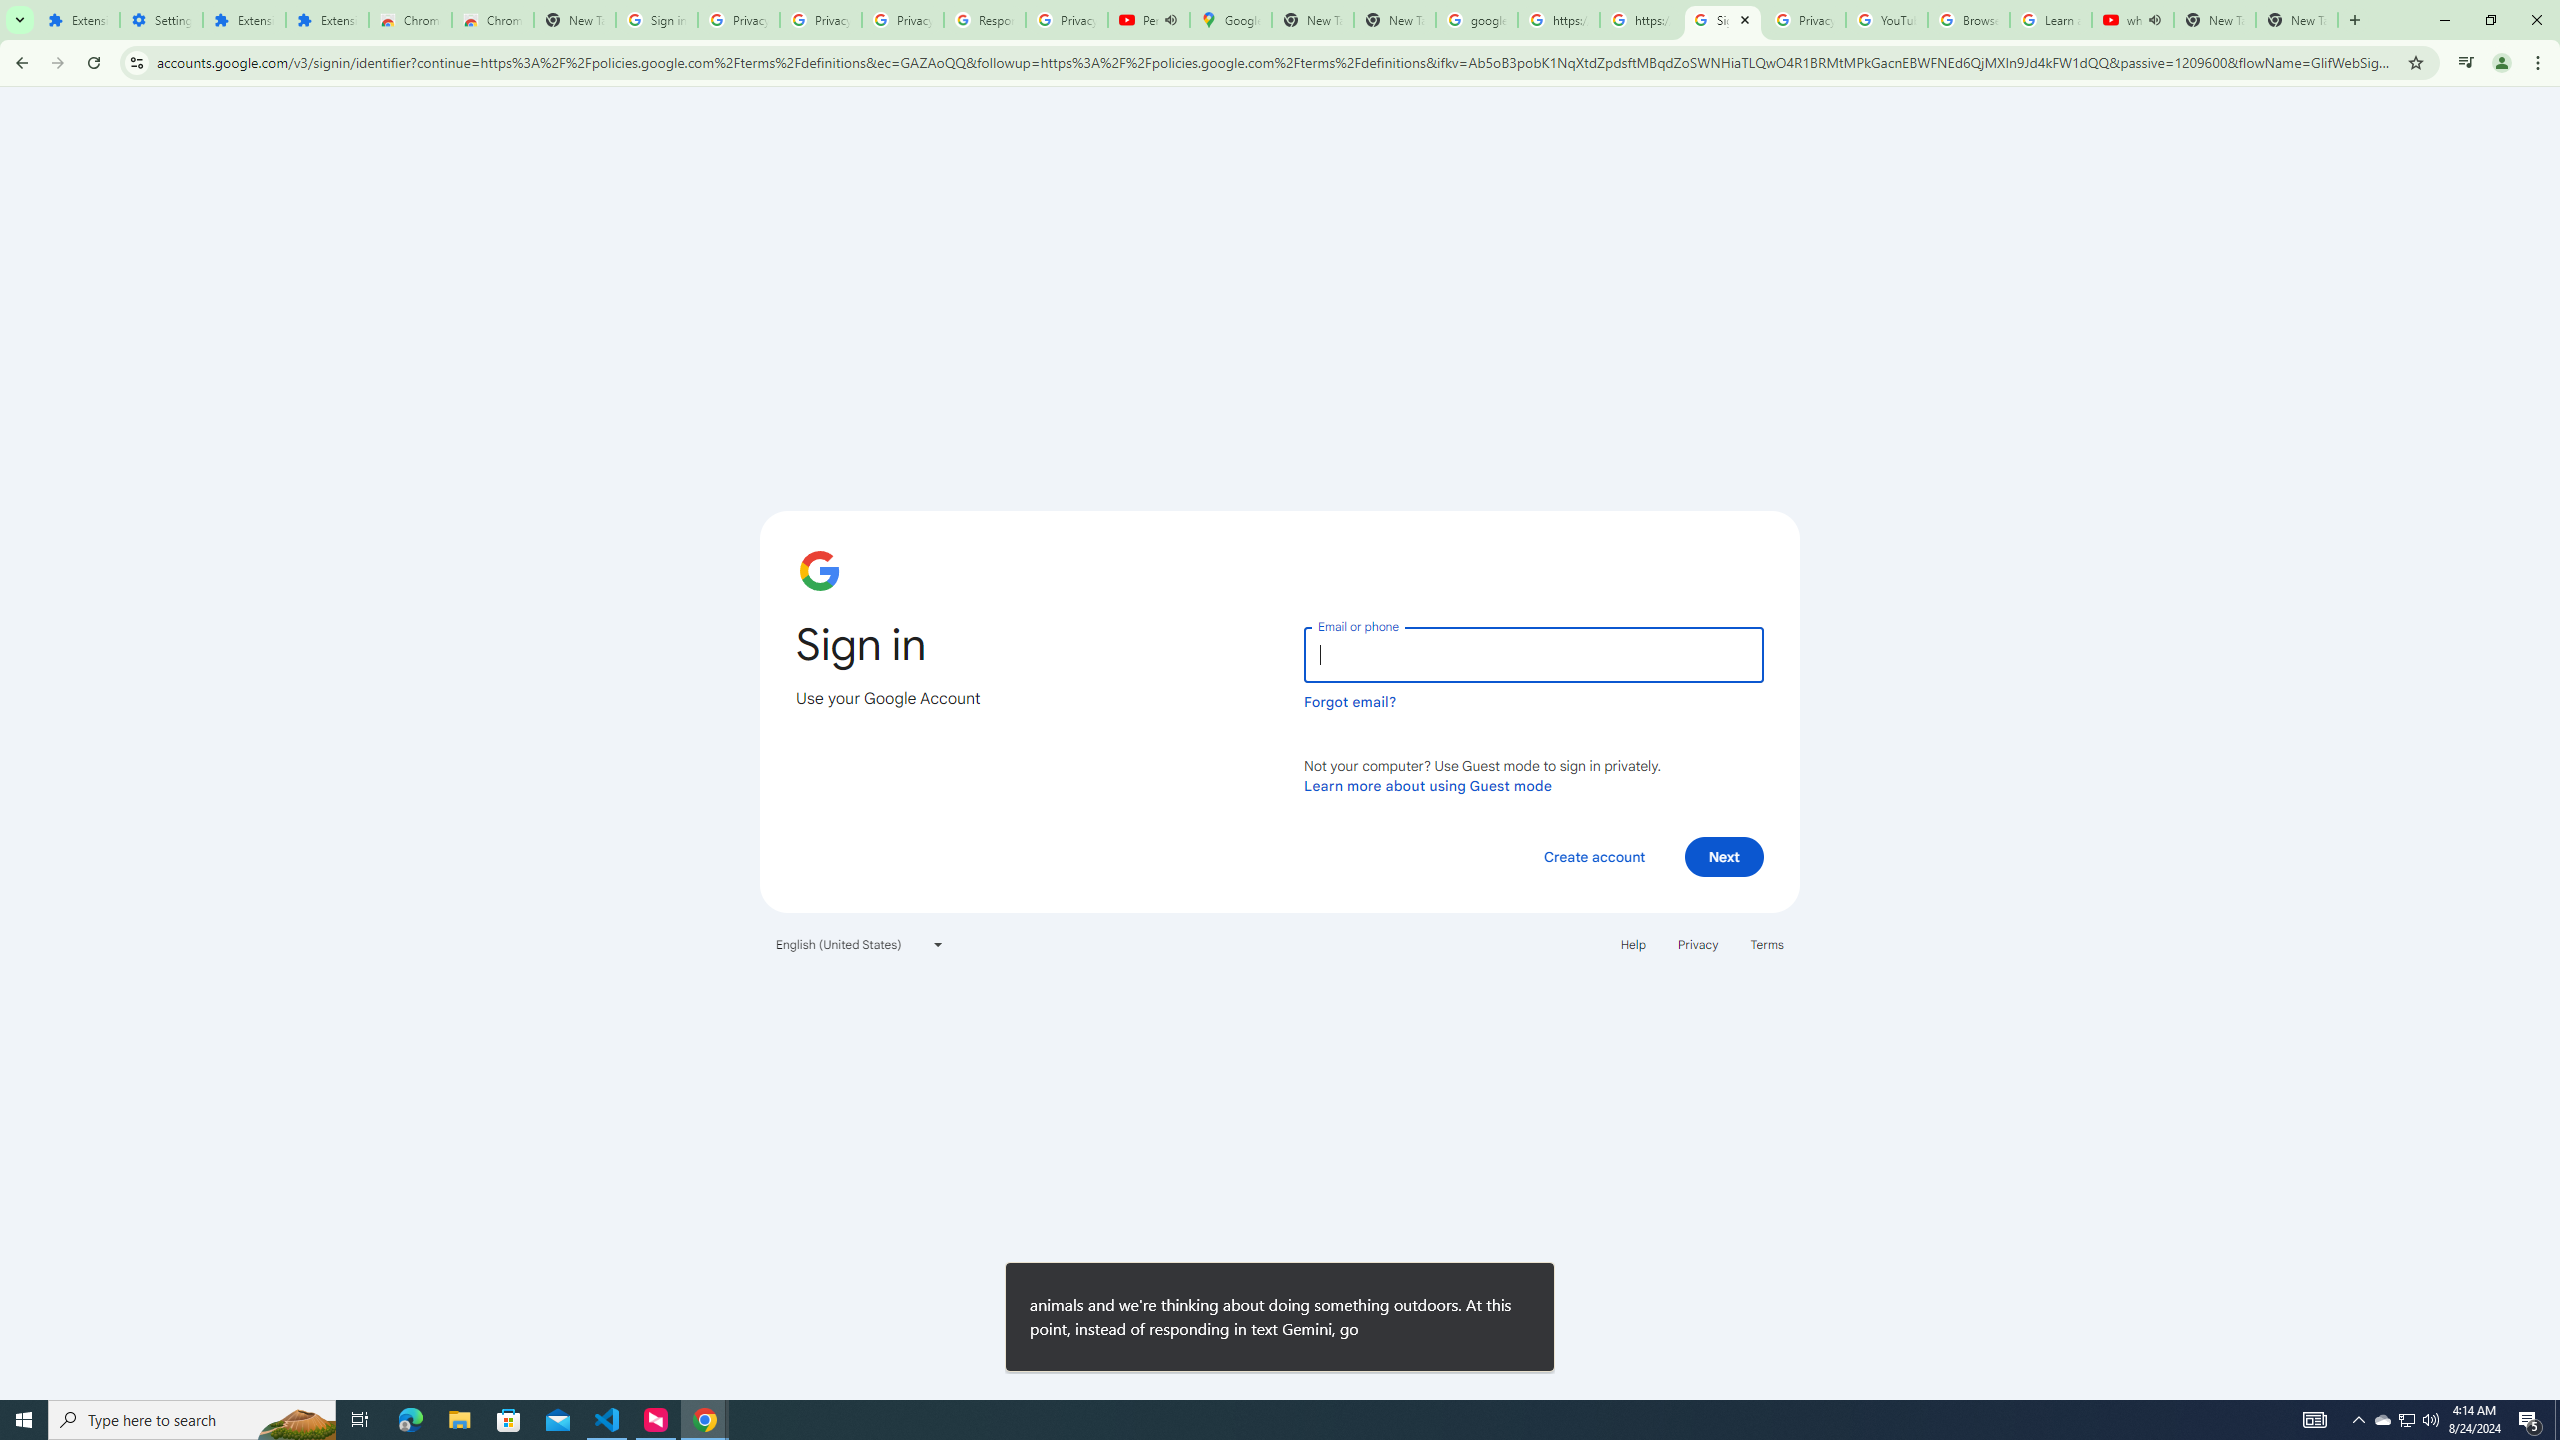 This screenshot has width=2560, height=1440. I want to click on 'Sign in - Google Accounts', so click(1724, 19).